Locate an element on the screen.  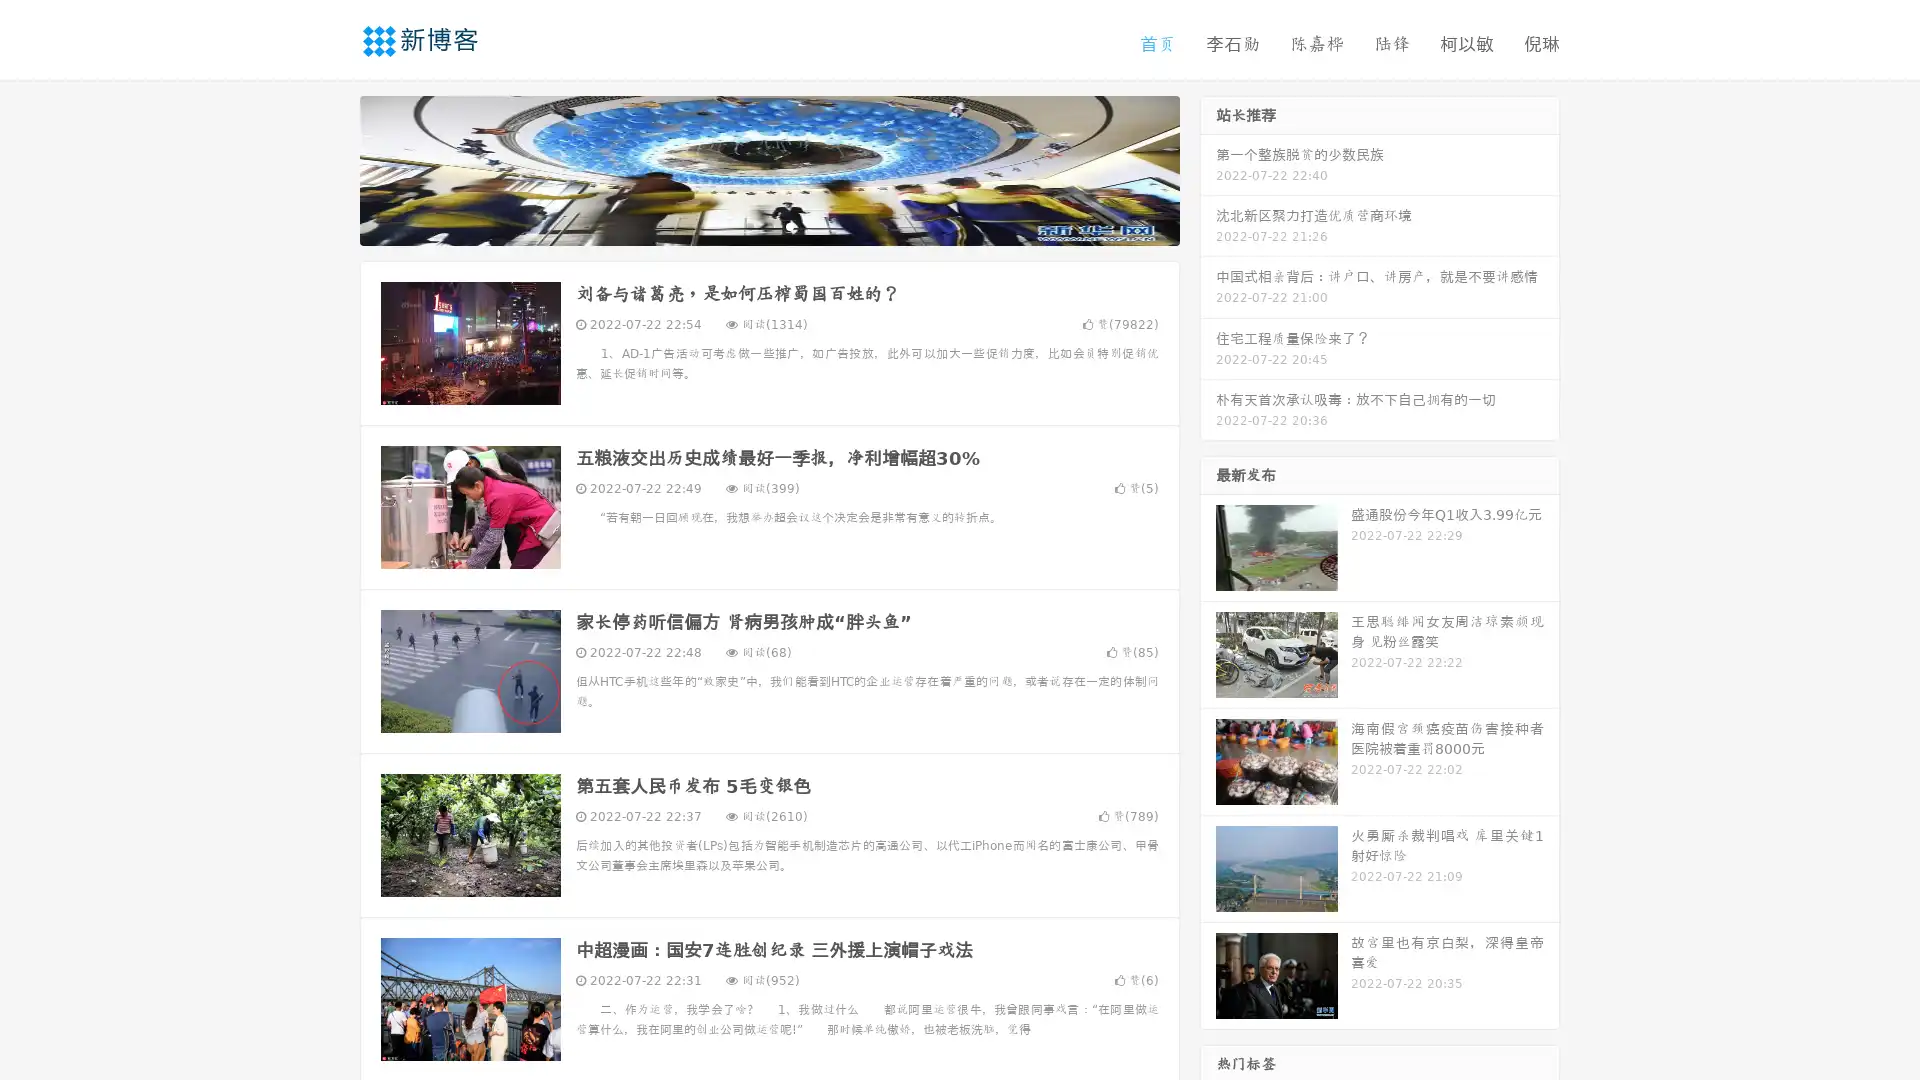
Go to slide 1 is located at coordinates (748, 225).